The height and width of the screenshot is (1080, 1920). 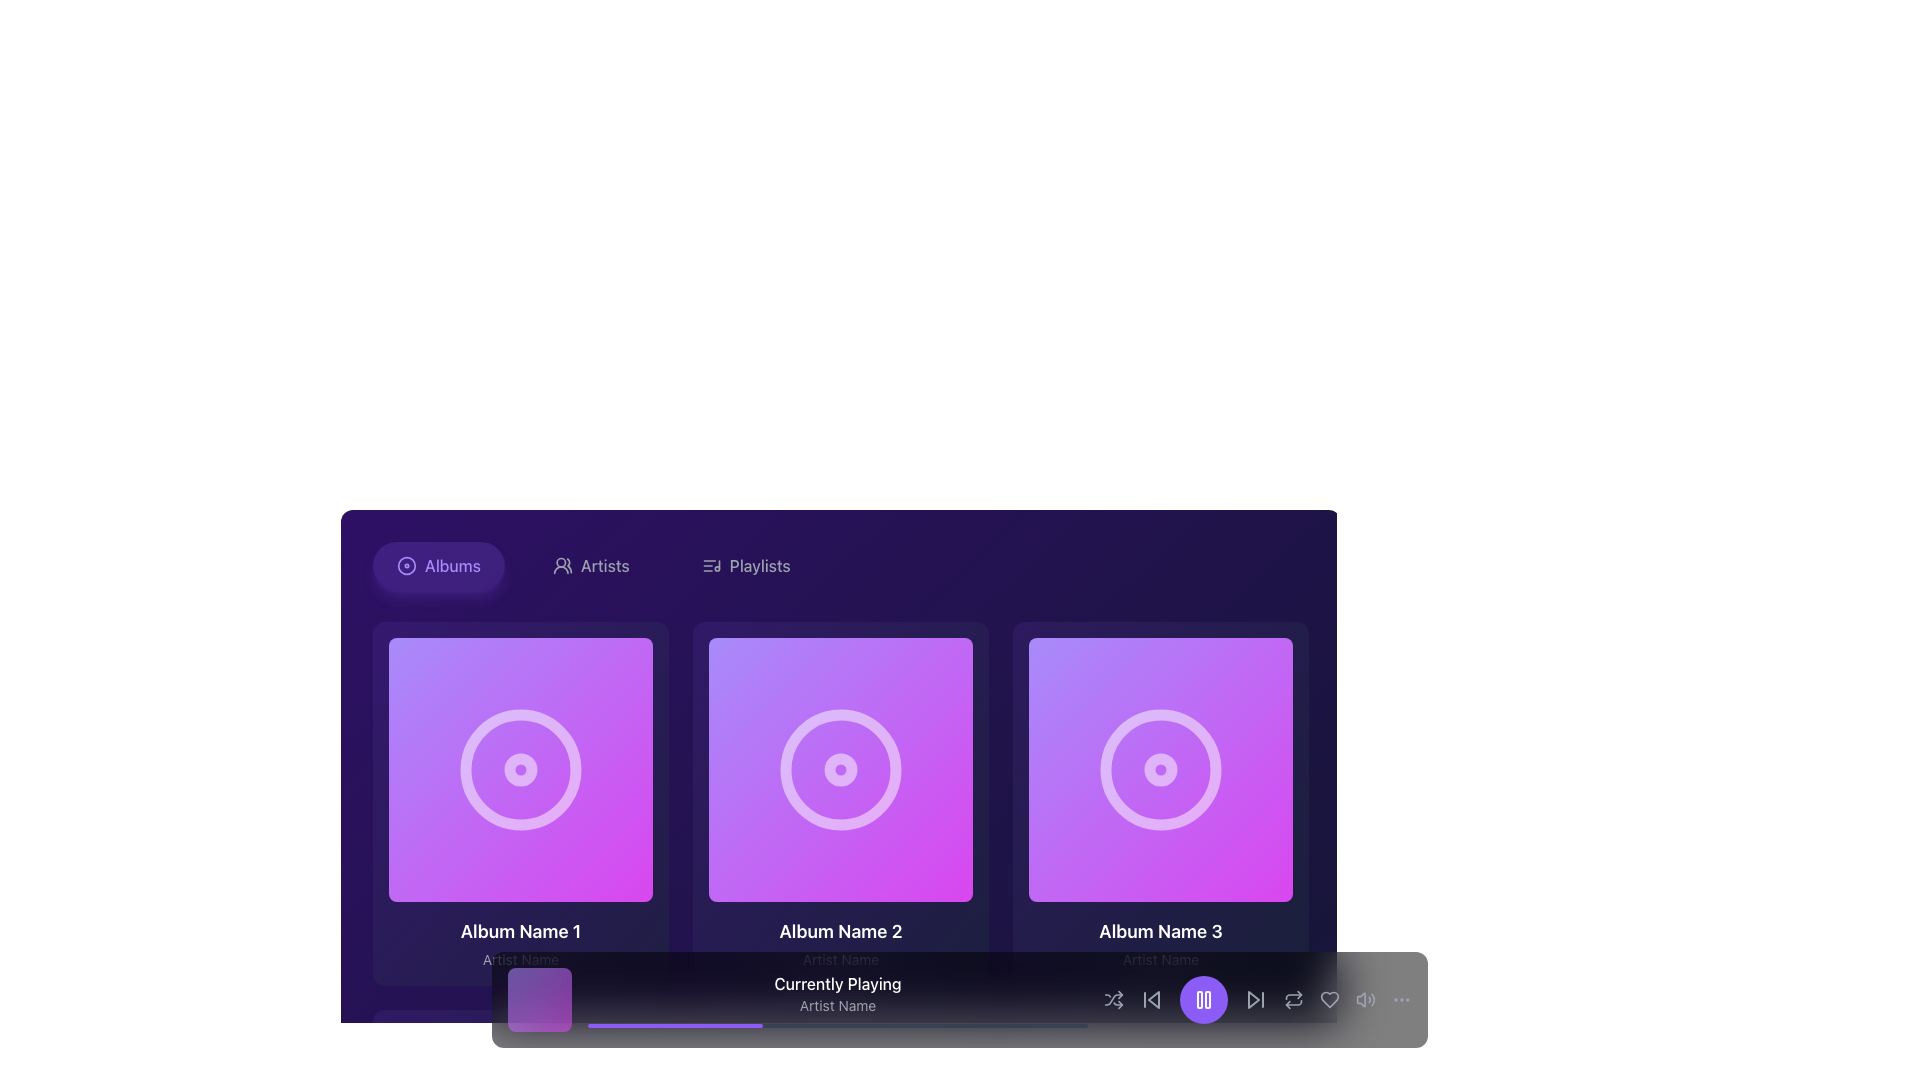 What do you see at coordinates (840, 769) in the screenshot?
I see `the spinning animation of the loading icon, which is the second icon from the left in a row of icons related to 'Album Name 2'` at bounding box center [840, 769].